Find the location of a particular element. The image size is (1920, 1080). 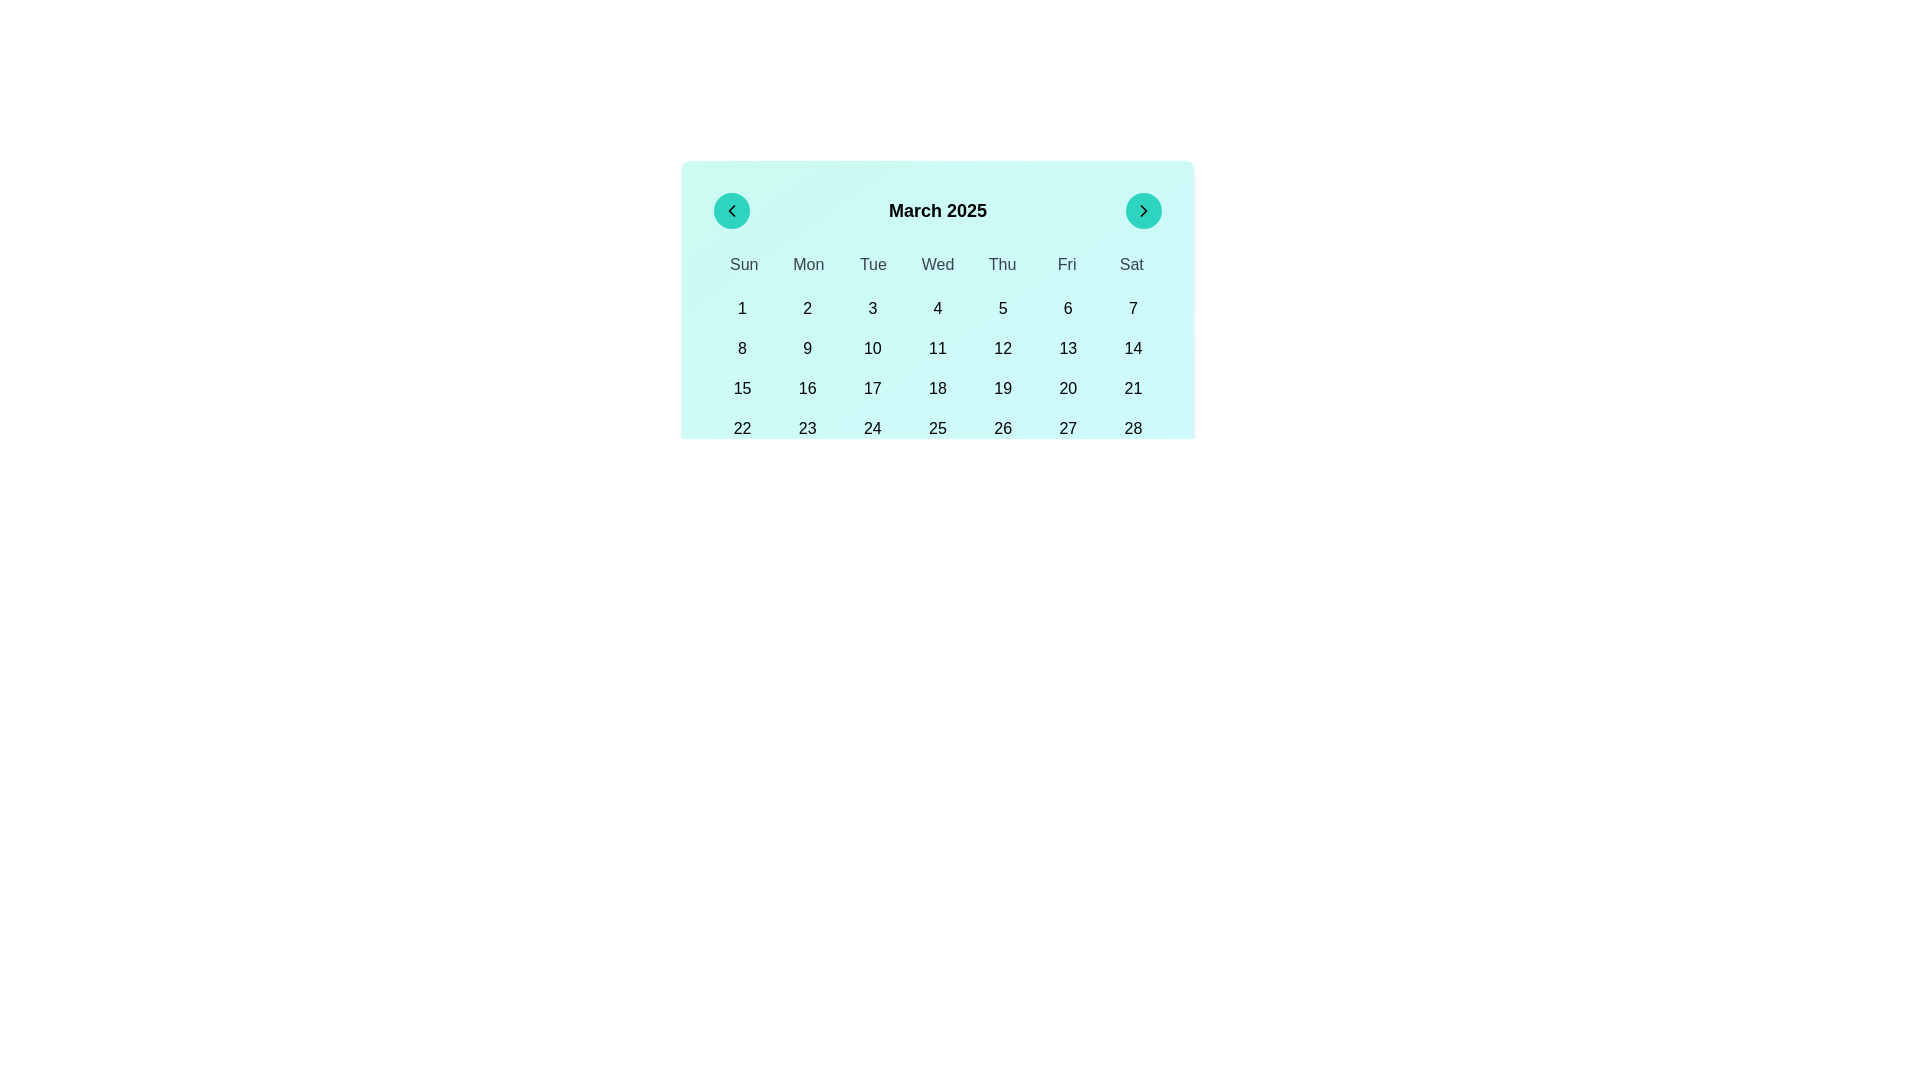

the button displaying the number '27' in the bottom-right section of the calendar-like interface for additional information is located at coordinates (1067, 427).